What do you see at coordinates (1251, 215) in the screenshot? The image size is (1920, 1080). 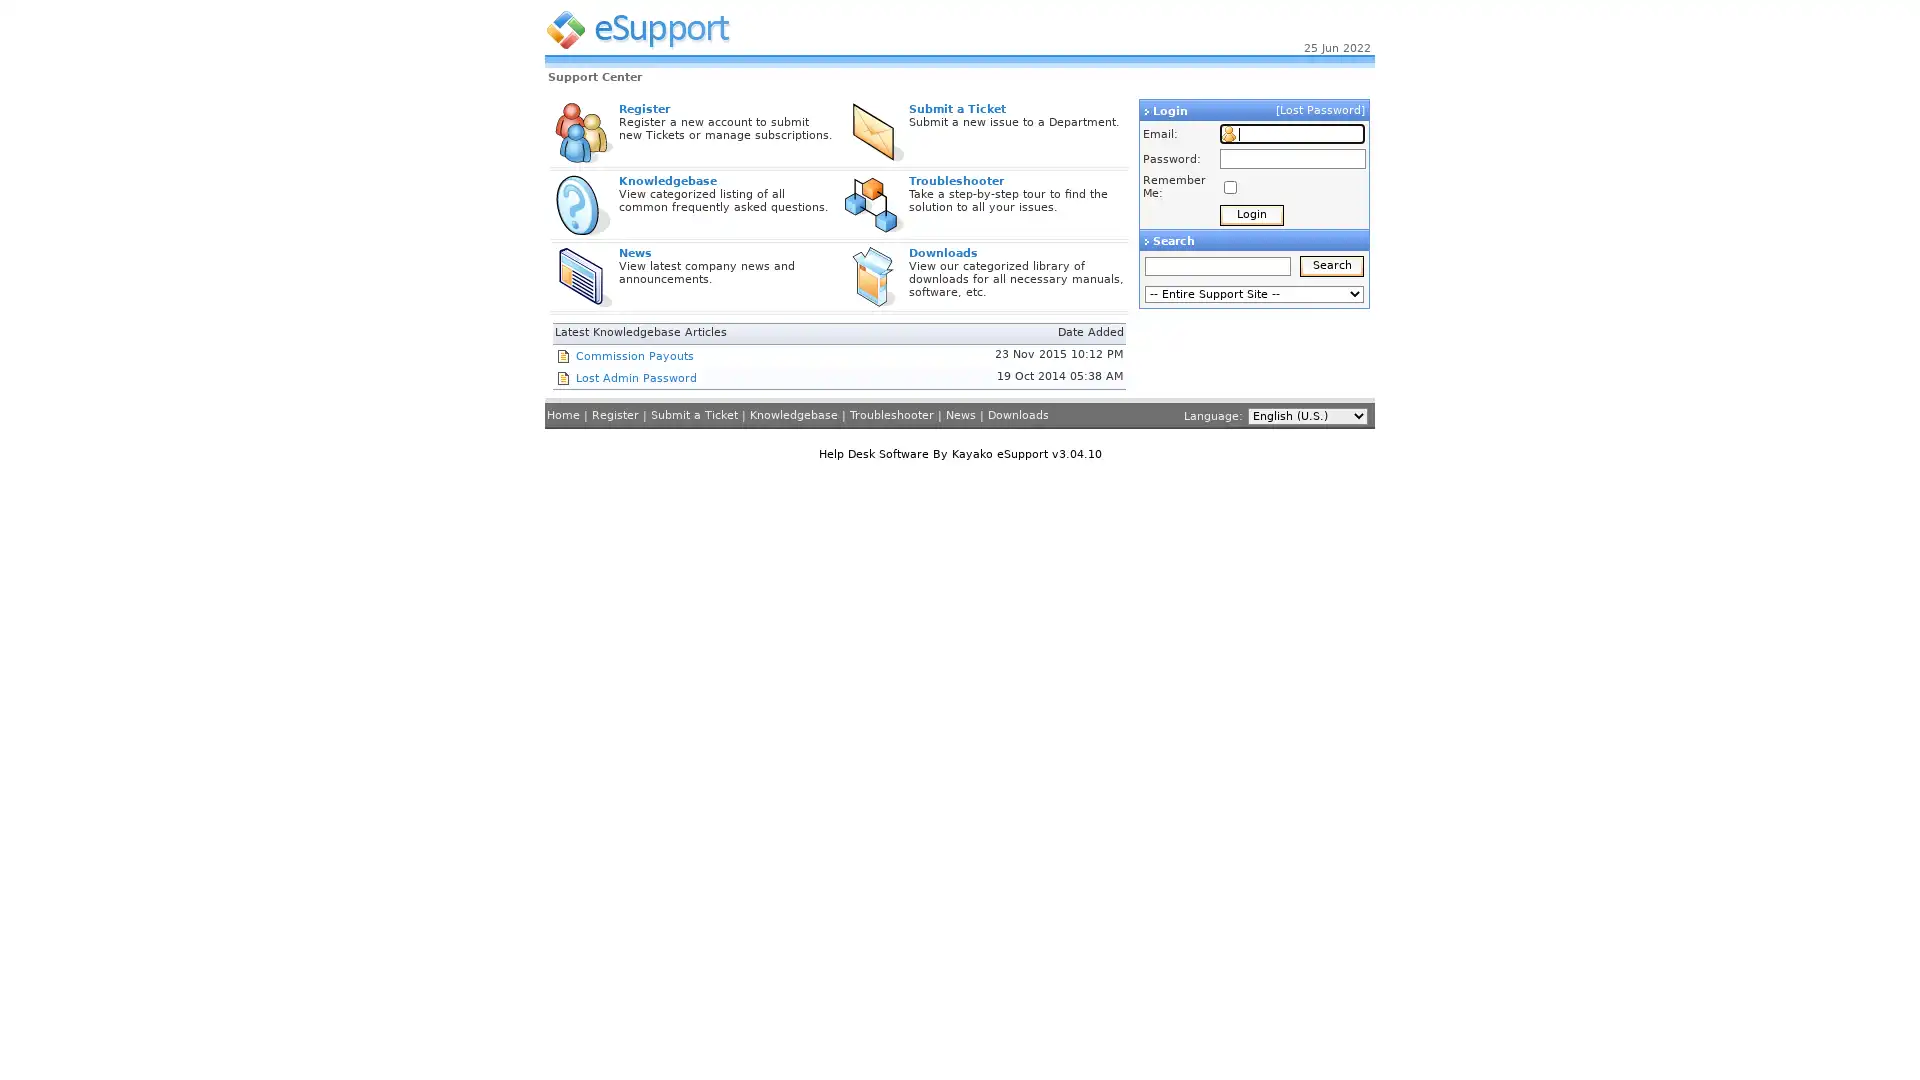 I see `Login` at bounding box center [1251, 215].